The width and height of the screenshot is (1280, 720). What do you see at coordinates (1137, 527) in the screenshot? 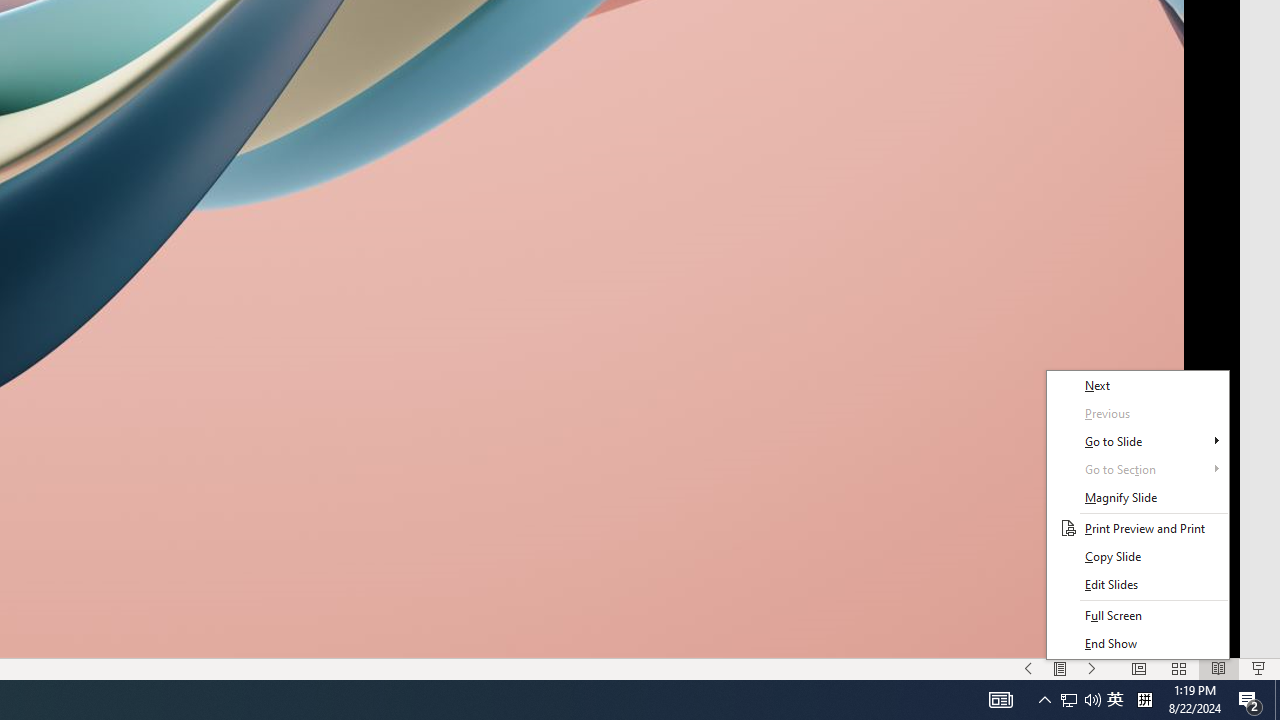
I see `'Print Preview and Print'` at bounding box center [1137, 527].